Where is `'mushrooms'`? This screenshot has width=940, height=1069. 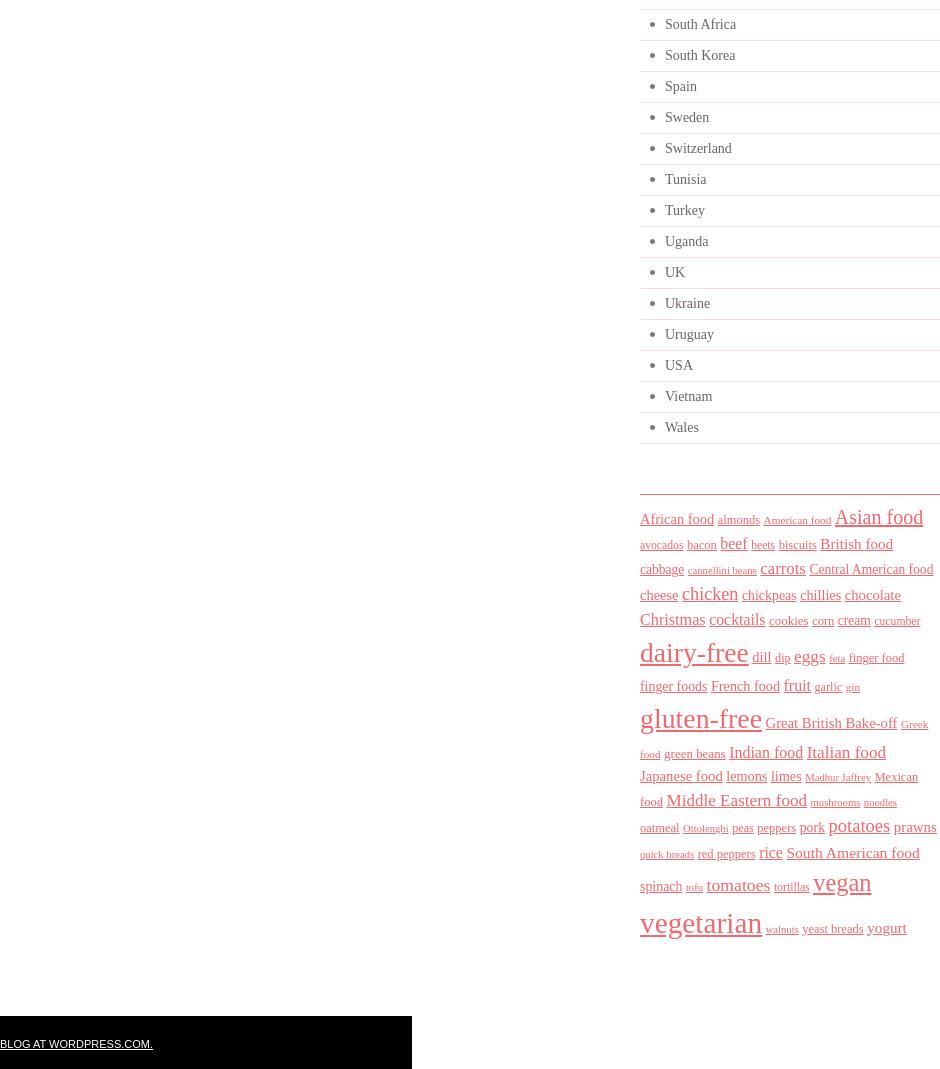
'mushrooms' is located at coordinates (834, 801).